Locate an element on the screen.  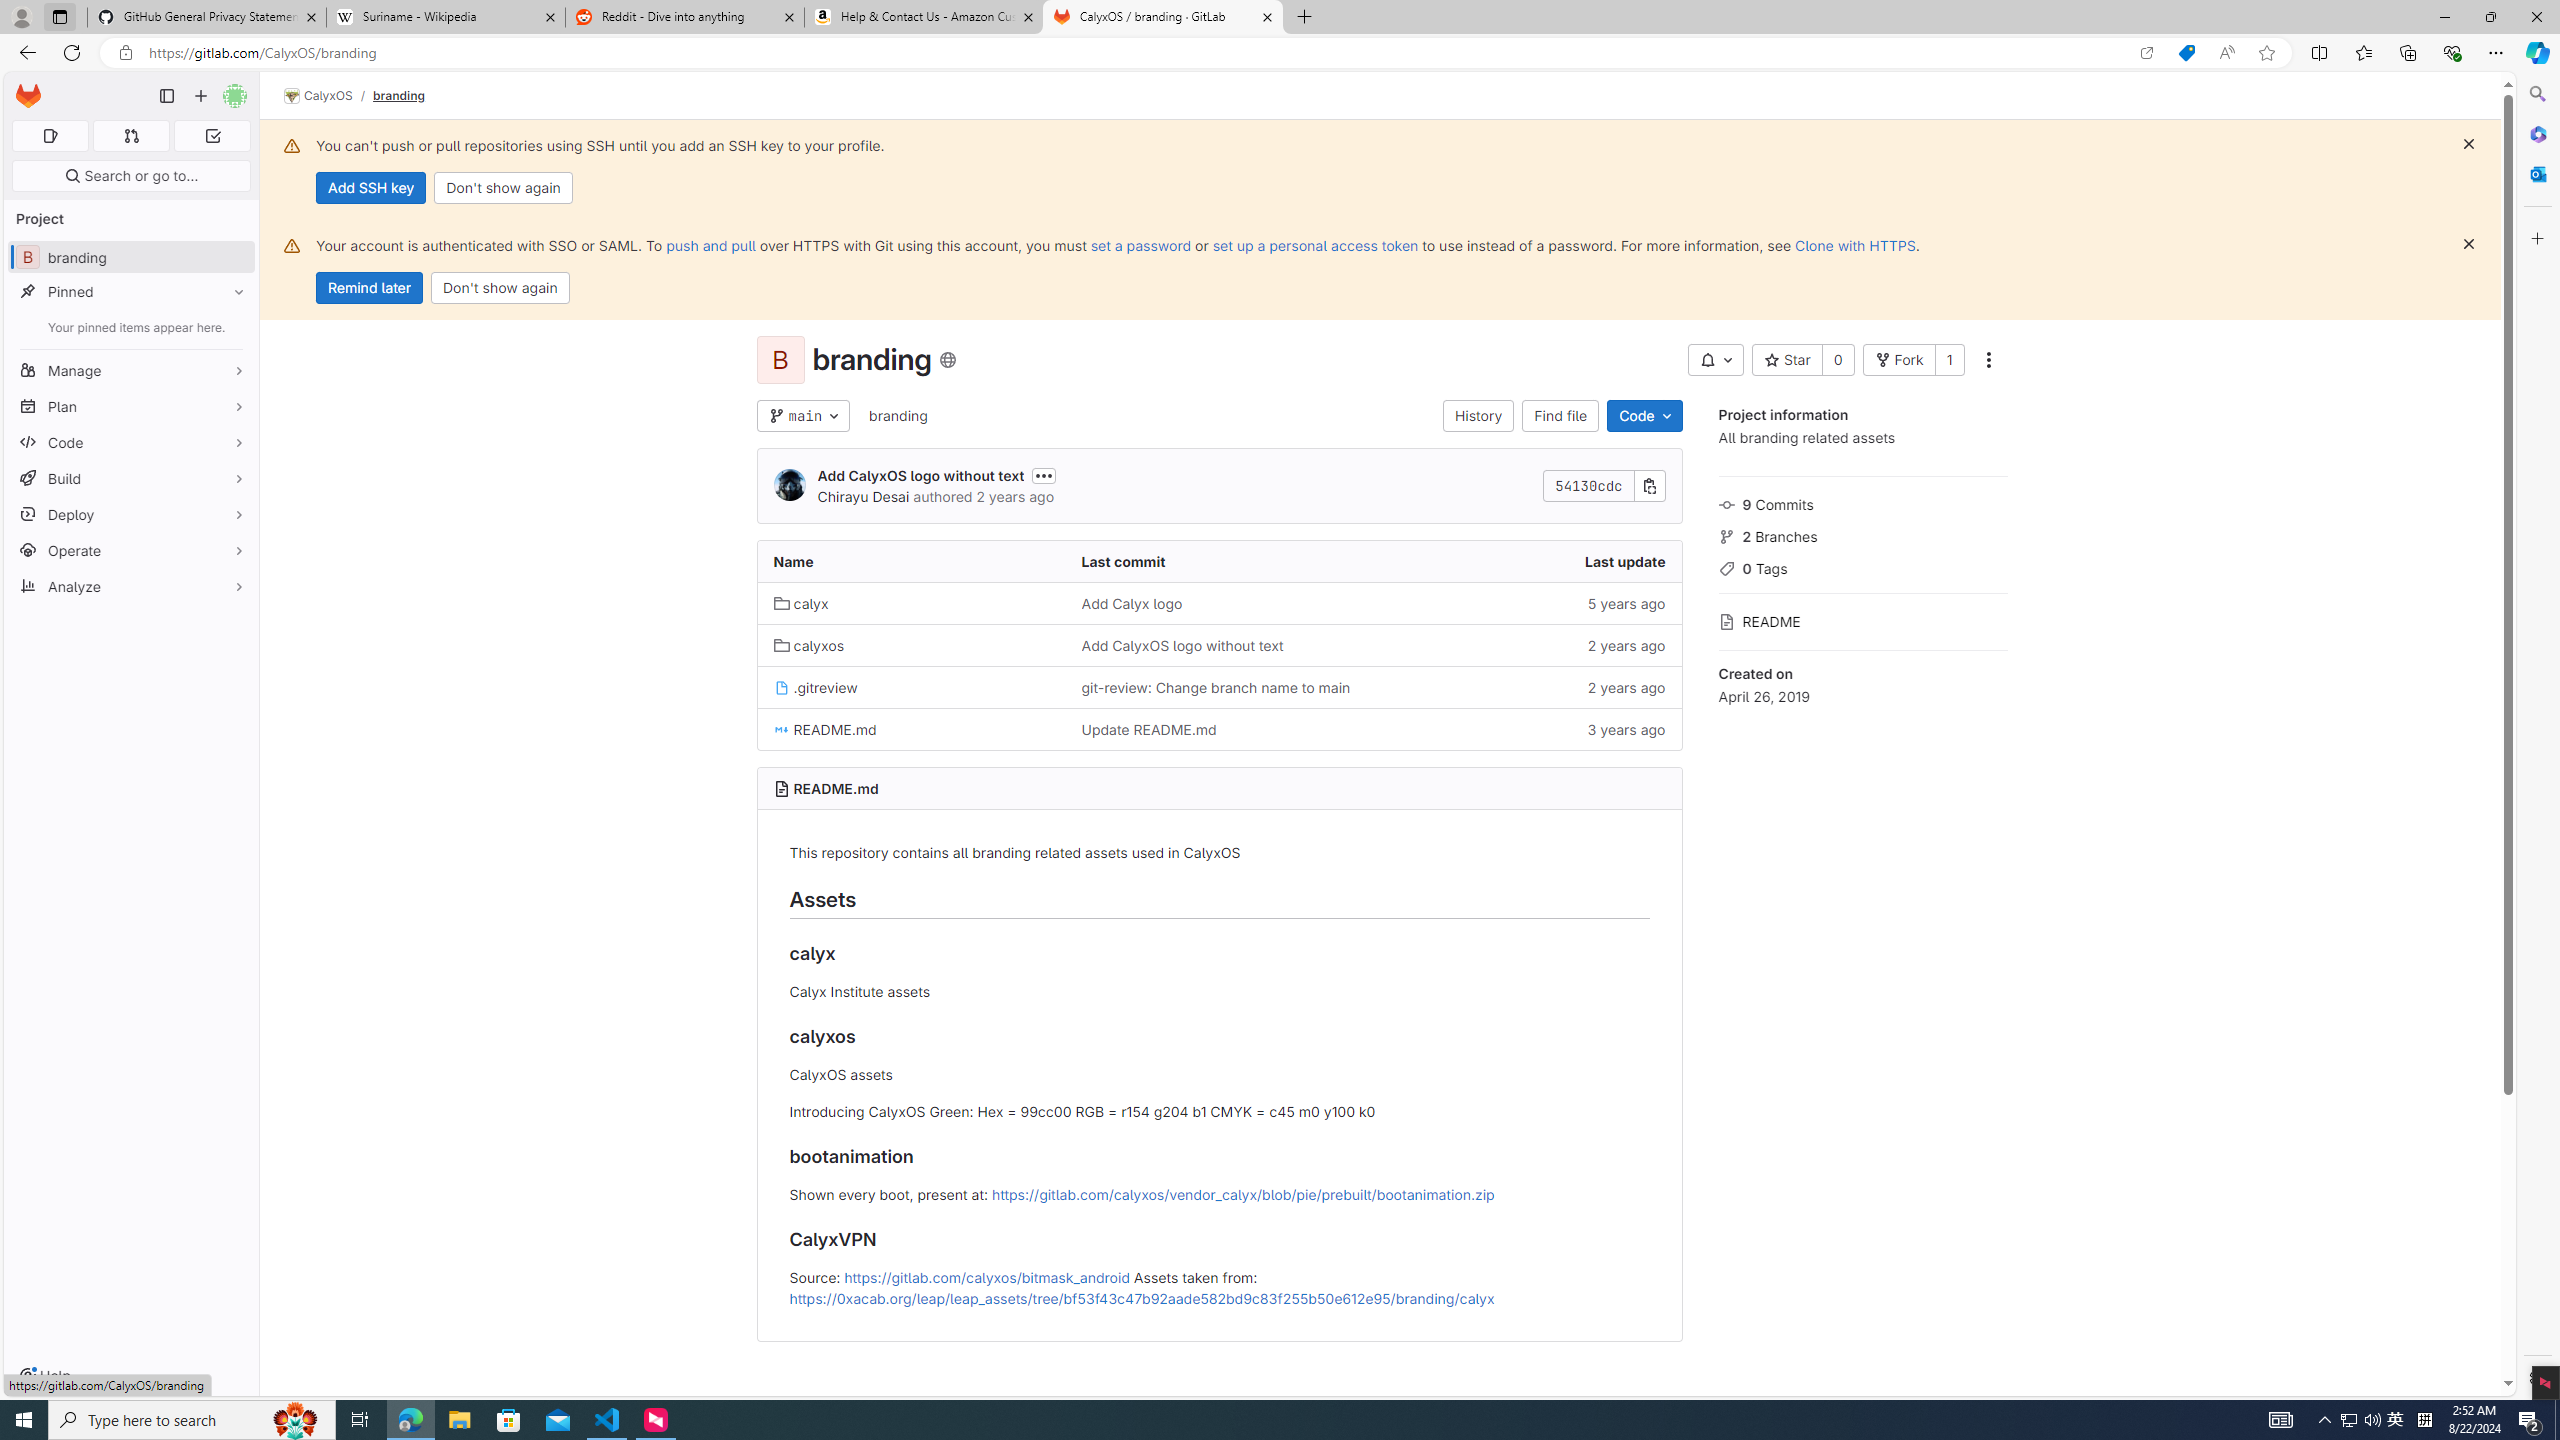
'Update README.md' is located at coordinates (1147, 728).